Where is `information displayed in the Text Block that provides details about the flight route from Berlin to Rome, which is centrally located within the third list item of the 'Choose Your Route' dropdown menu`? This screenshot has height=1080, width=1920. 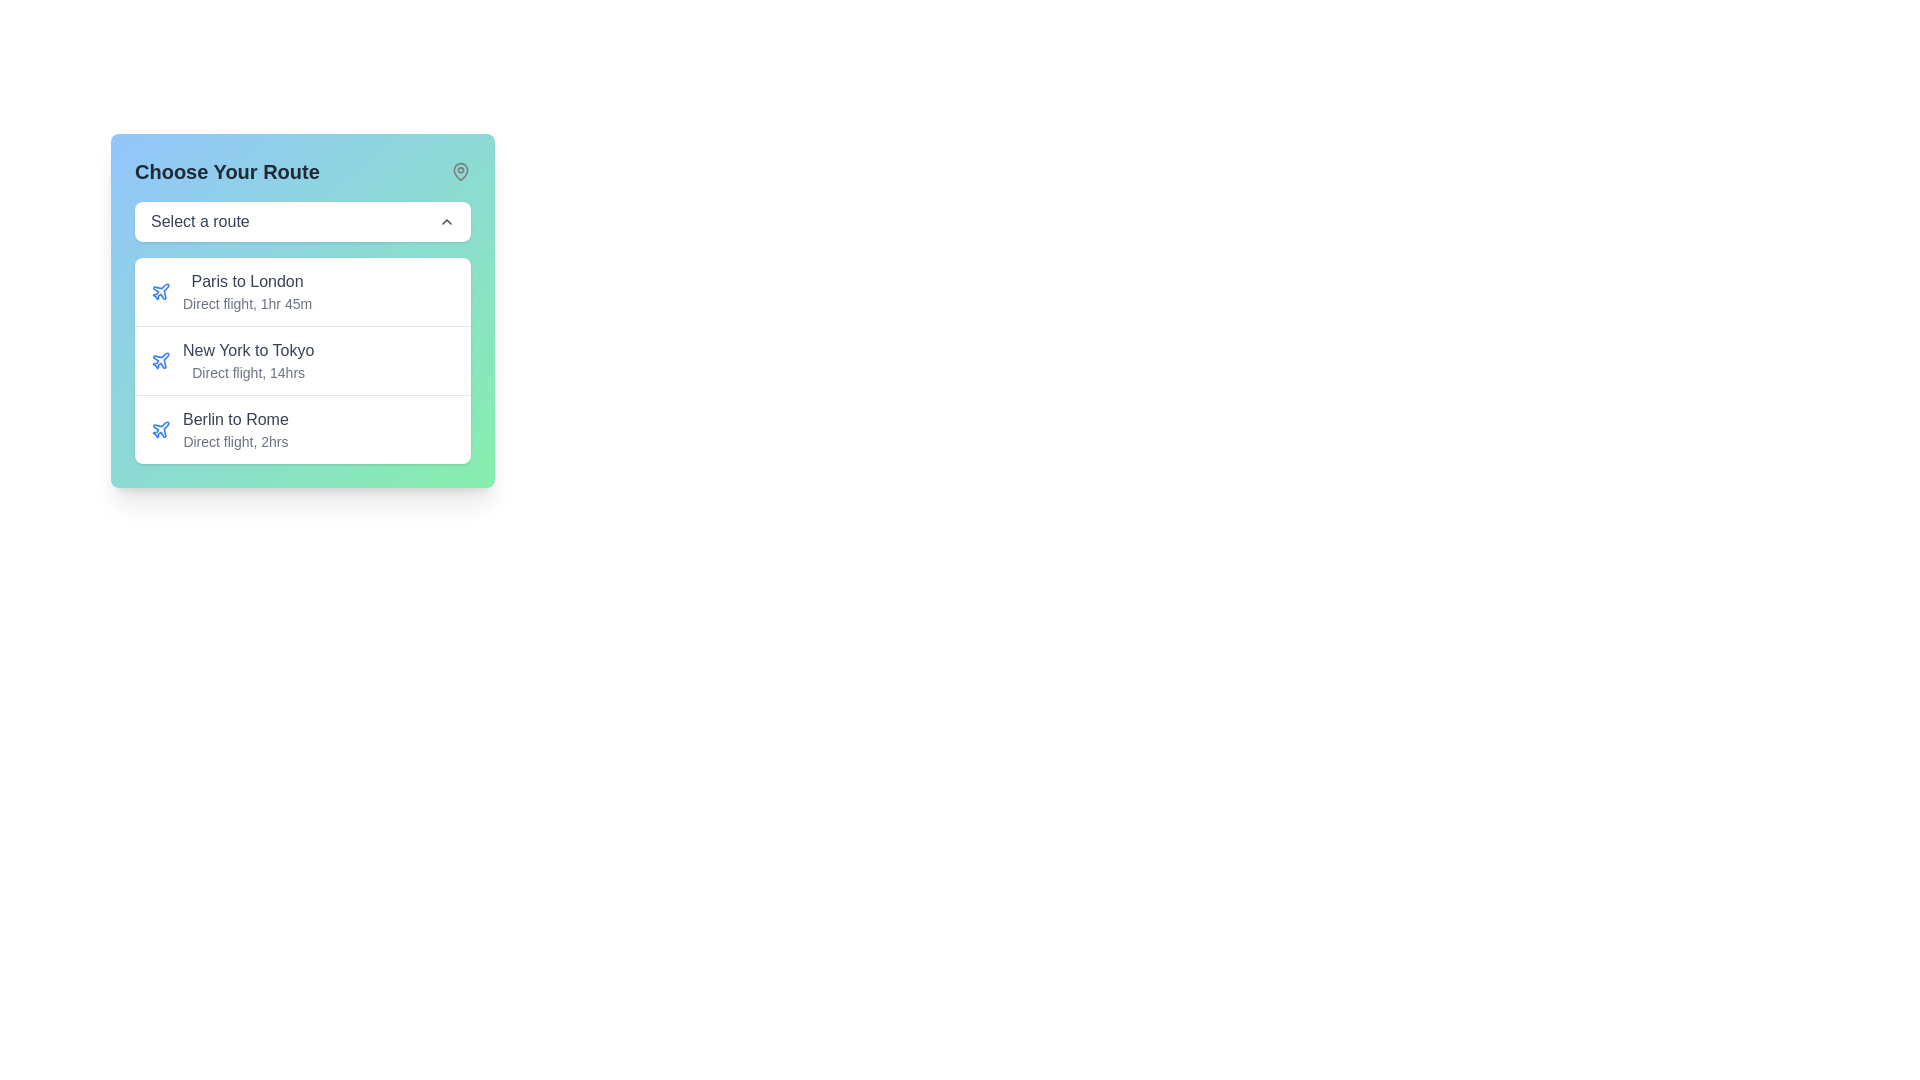
information displayed in the Text Block that provides details about the flight route from Berlin to Rome, which is centrally located within the third list item of the 'Choose Your Route' dropdown menu is located at coordinates (235, 428).